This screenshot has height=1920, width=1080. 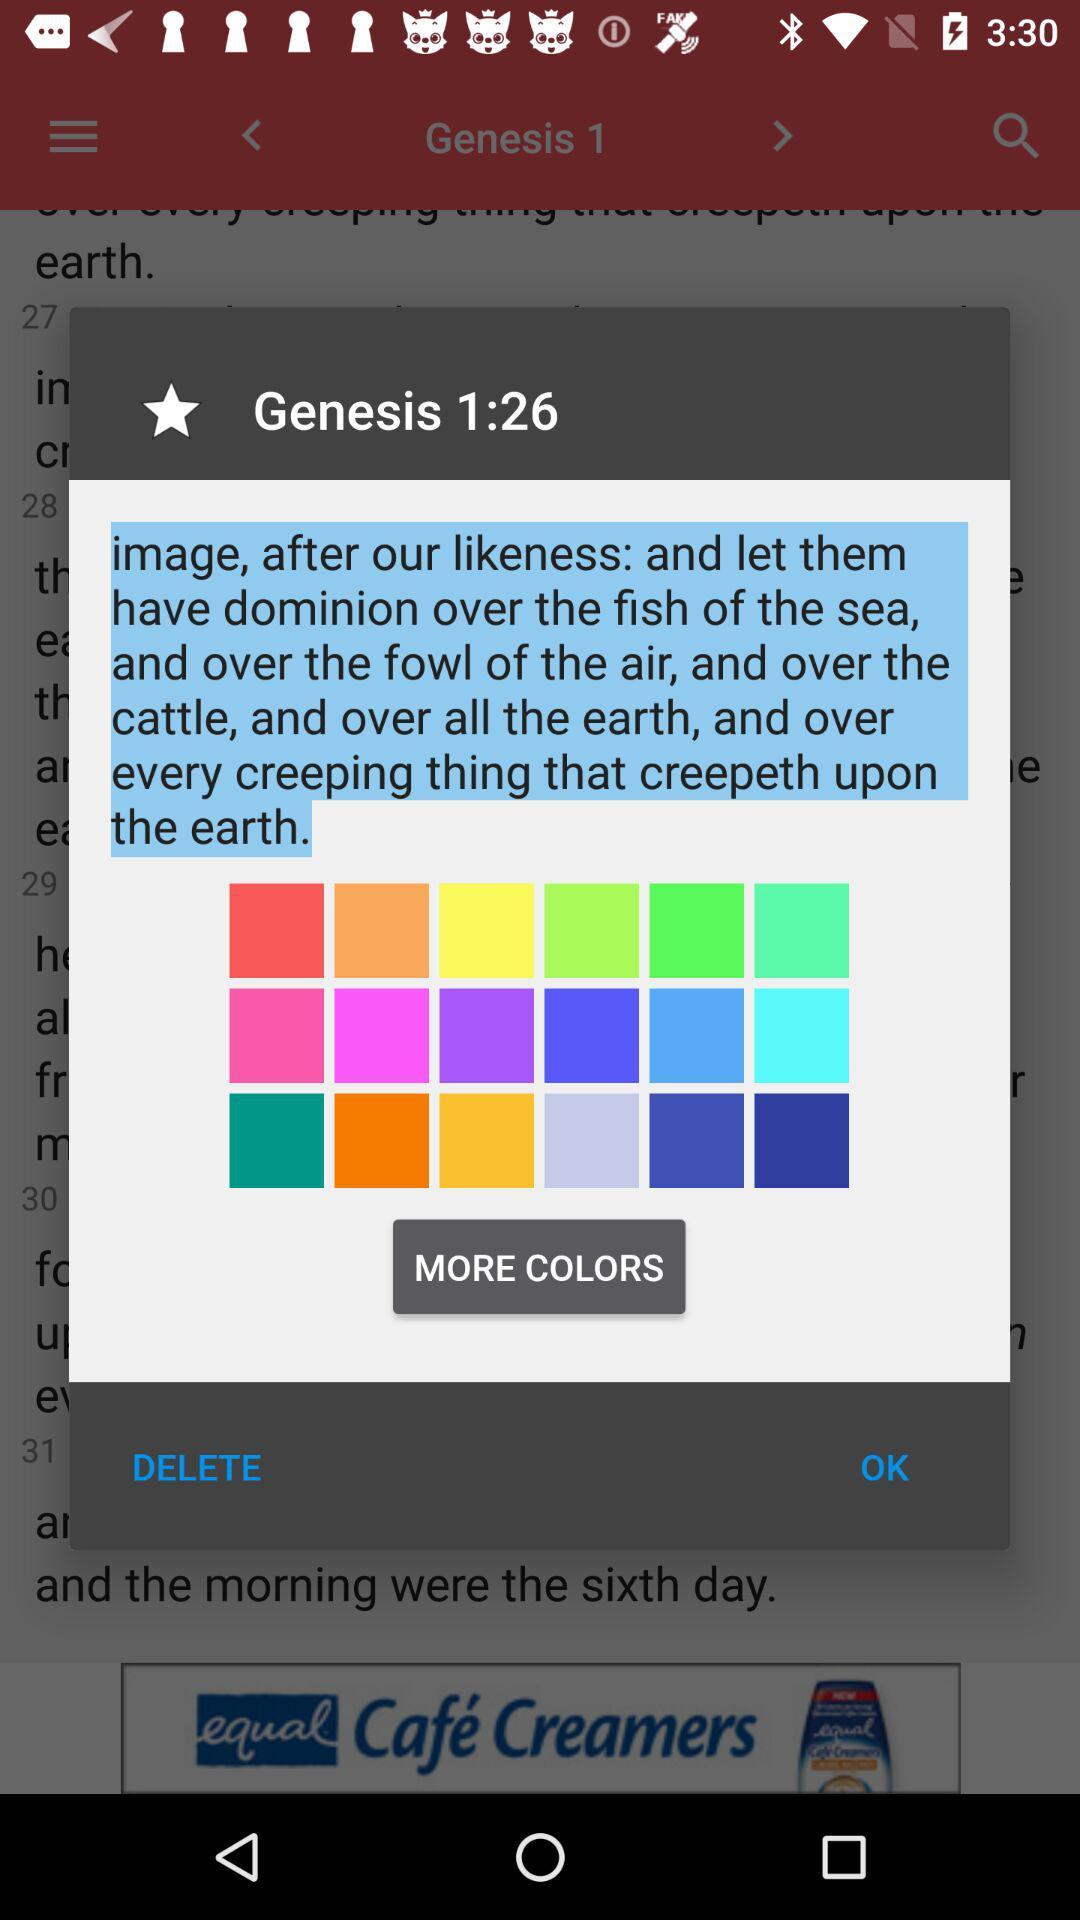 I want to click on green color, so click(x=695, y=929).